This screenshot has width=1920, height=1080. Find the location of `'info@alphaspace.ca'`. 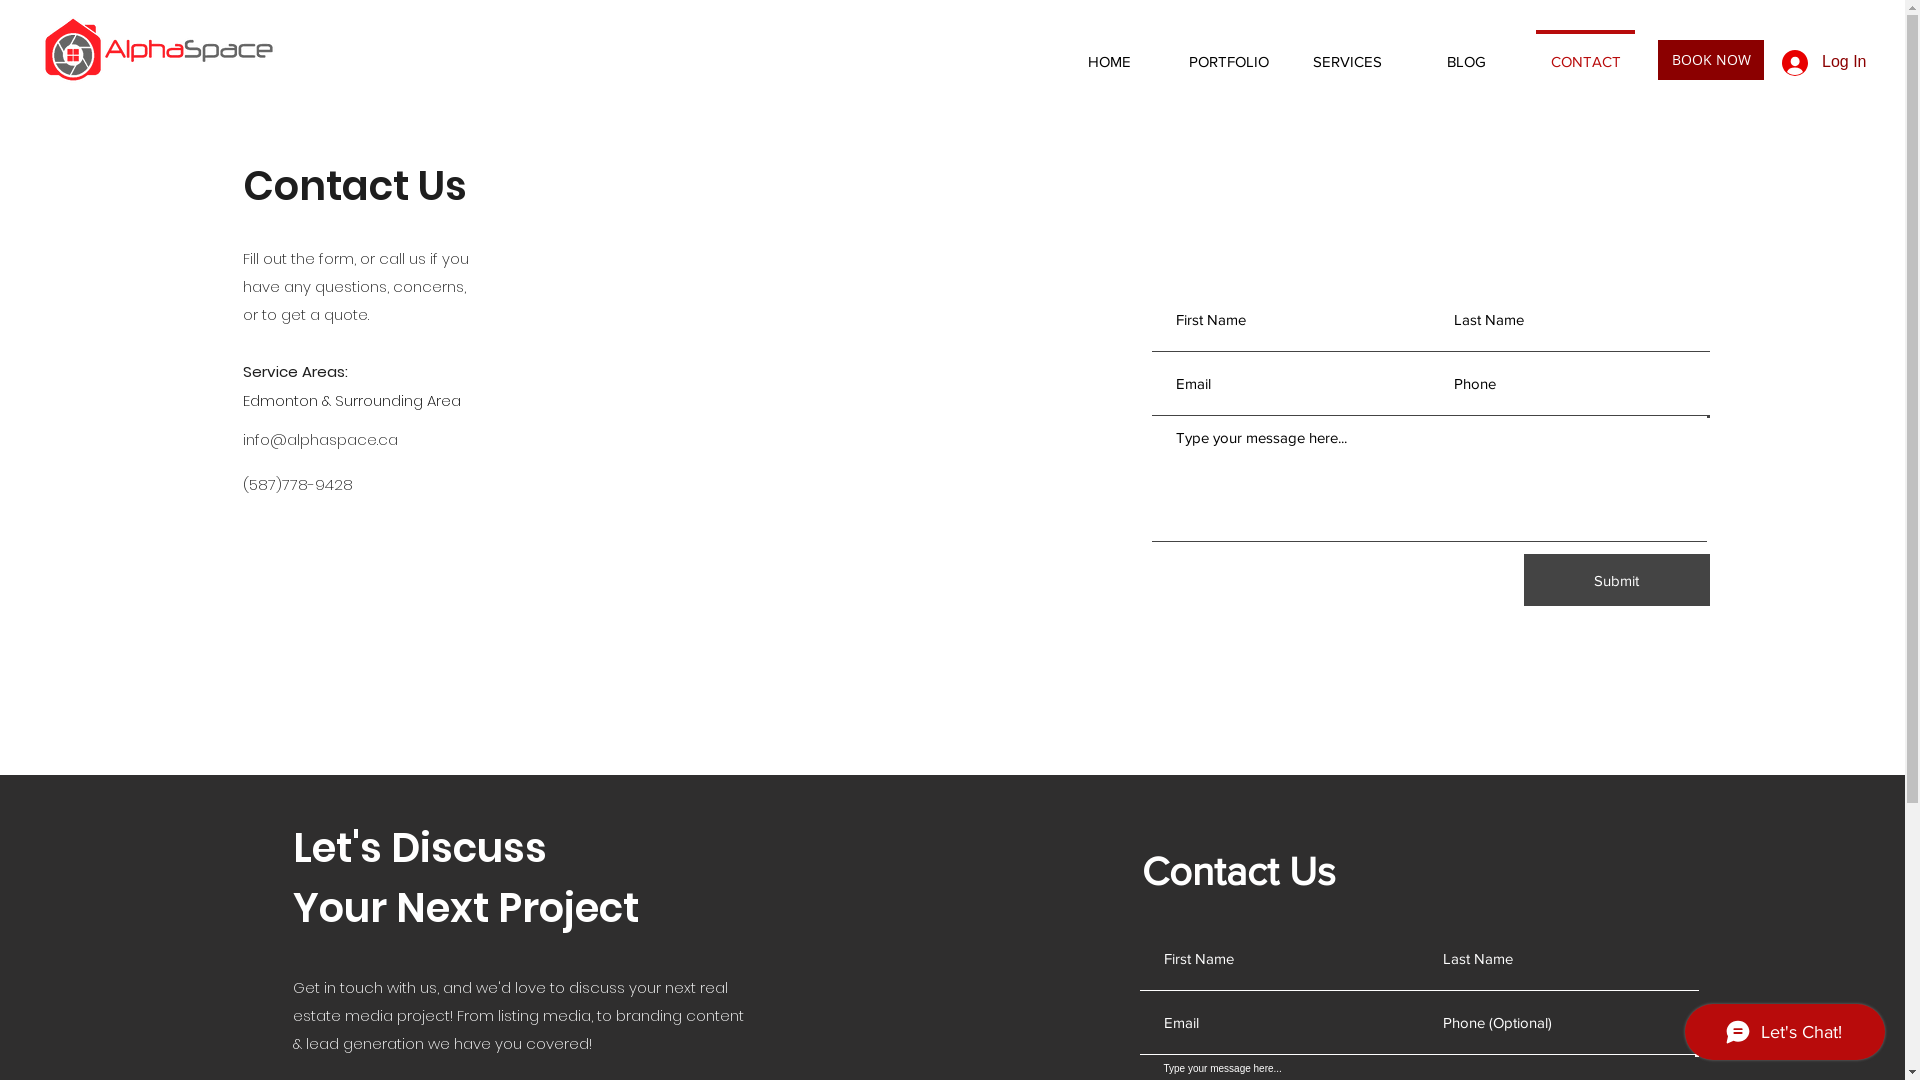

'info@alphaspace.ca' is located at coordinates (320, 438).